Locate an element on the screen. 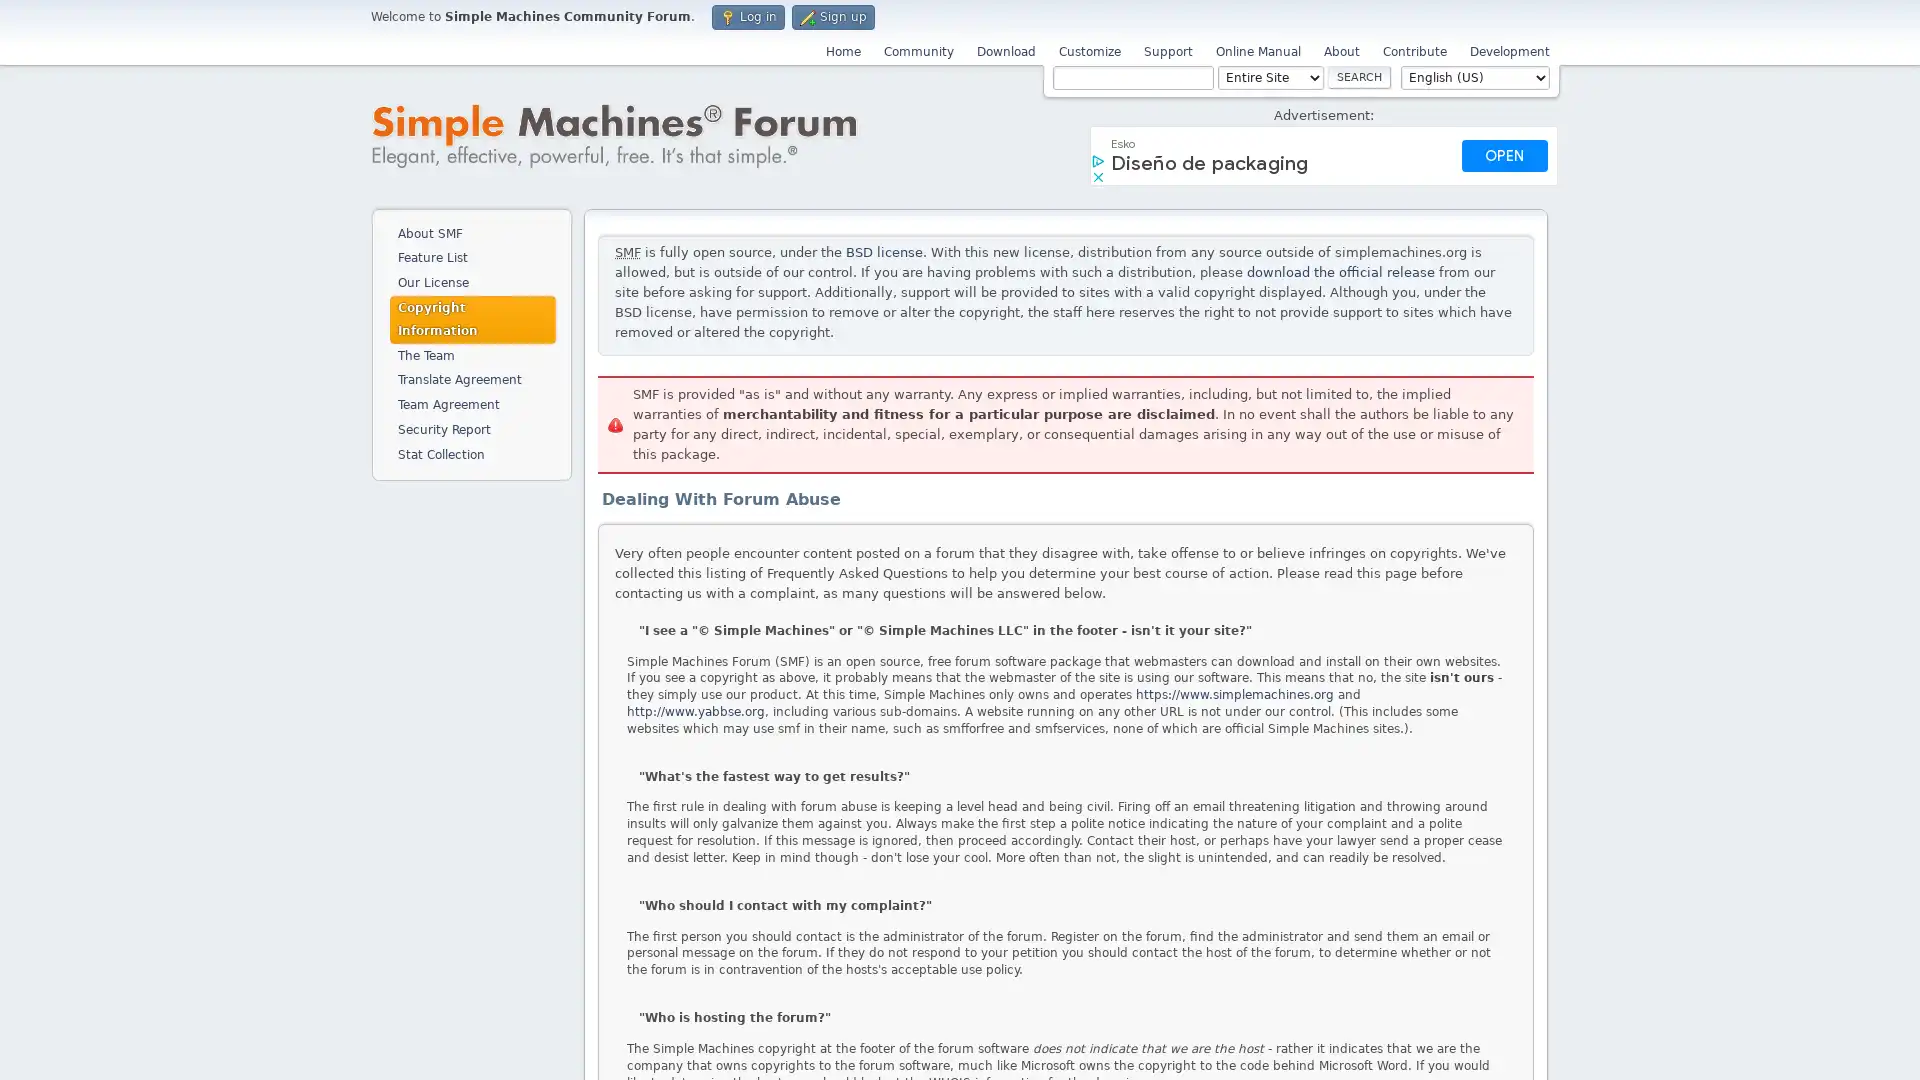 This screenshot has width=1920, height=1080. SEARCH is located at coordinates (1359, 76).